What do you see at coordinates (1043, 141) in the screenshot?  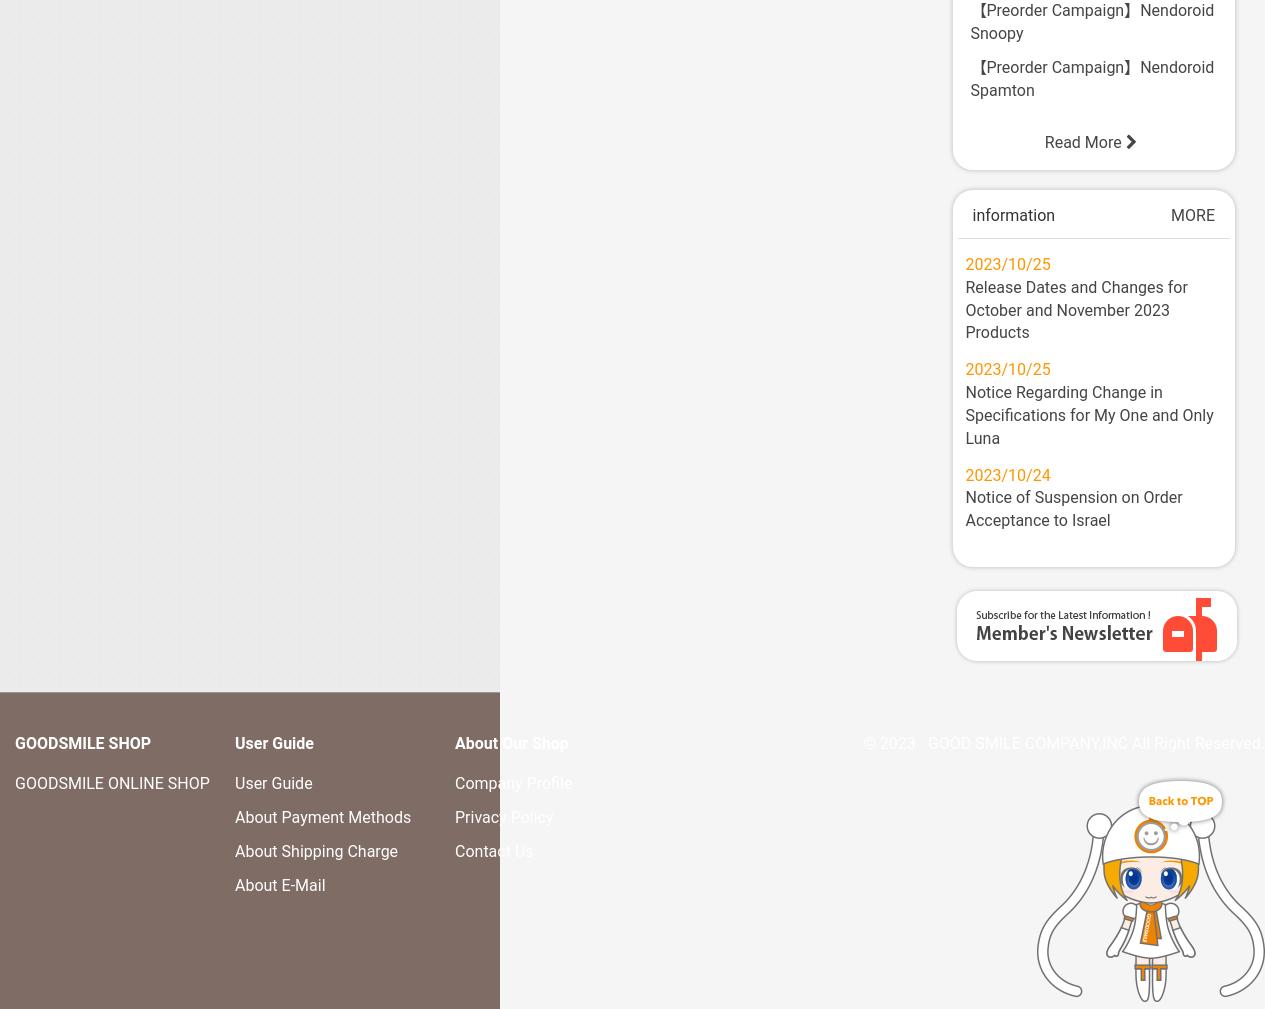 I see `'Read More'` at bounding box center [1043, 141].